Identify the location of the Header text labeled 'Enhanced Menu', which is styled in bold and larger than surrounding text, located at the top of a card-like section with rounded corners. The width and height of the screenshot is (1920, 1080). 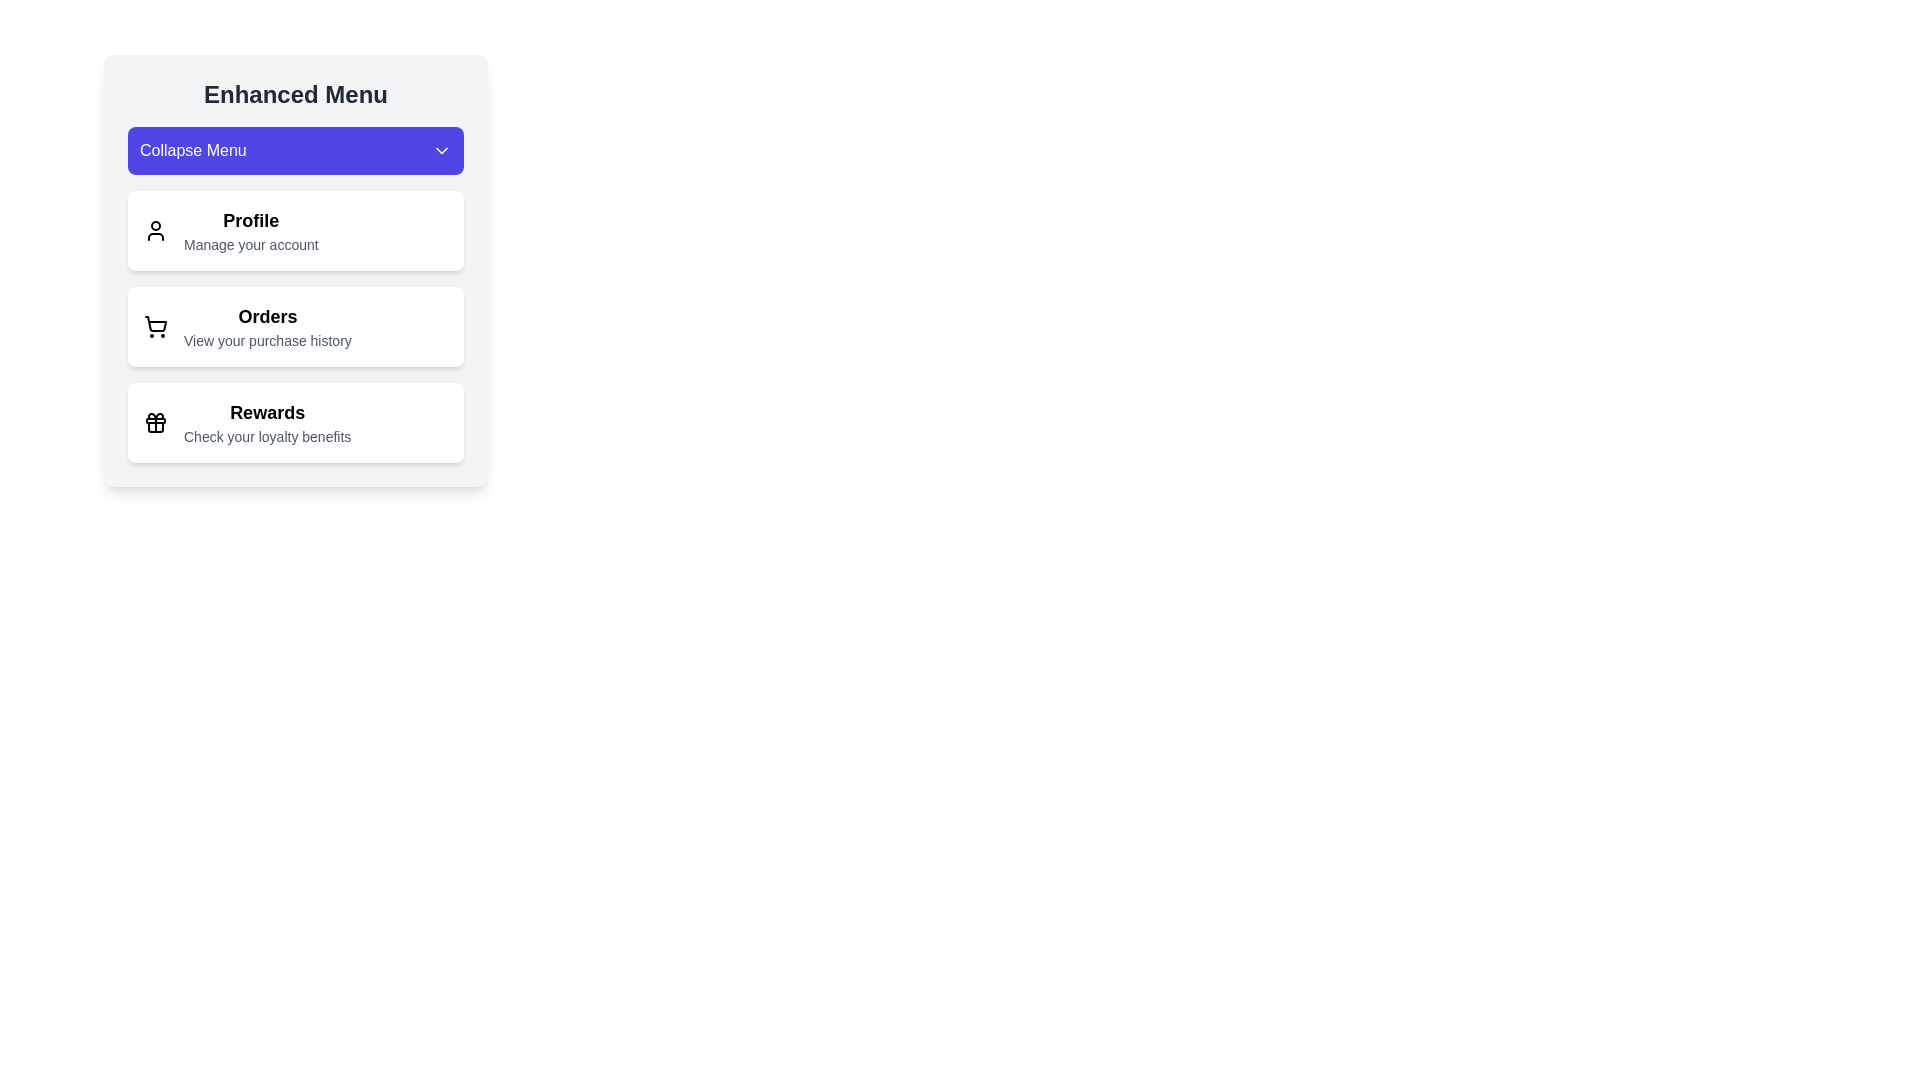
(295, 95).